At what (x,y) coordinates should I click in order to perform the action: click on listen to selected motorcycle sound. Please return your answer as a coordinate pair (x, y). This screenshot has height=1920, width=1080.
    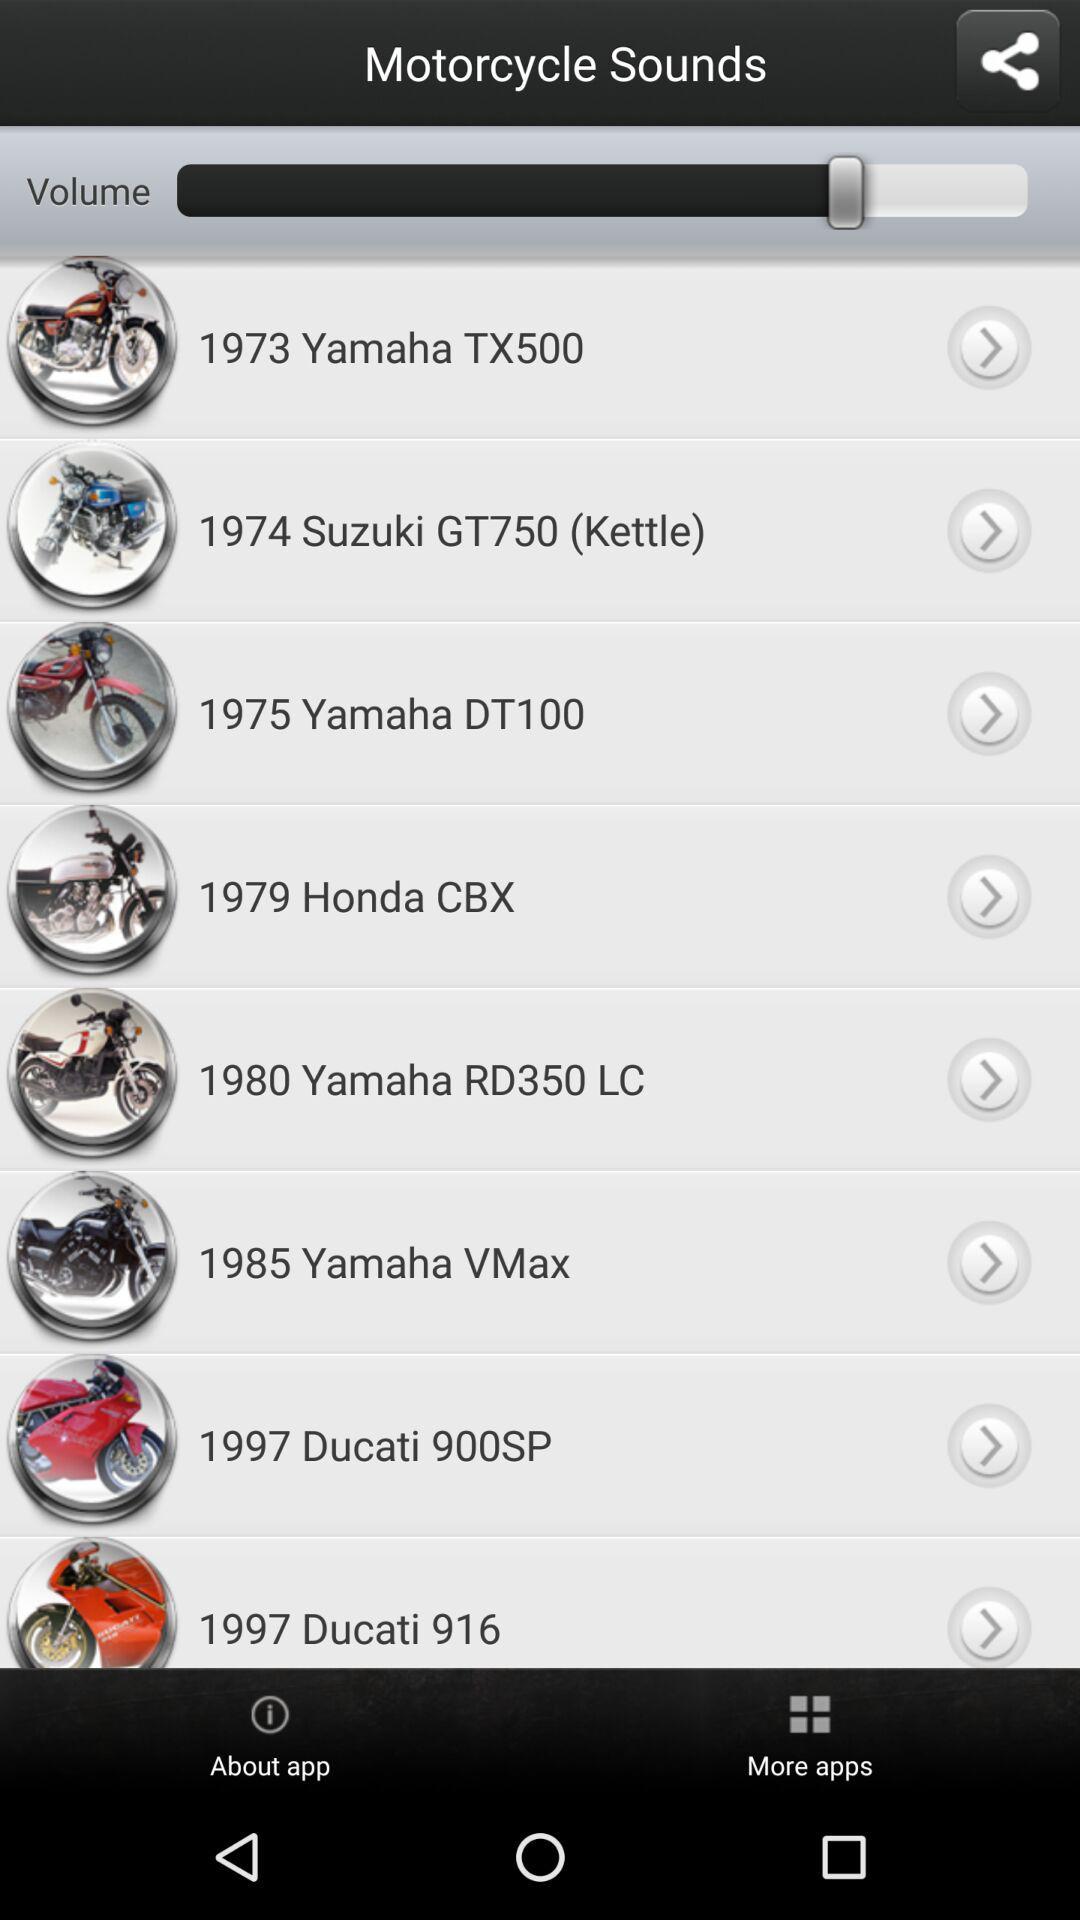
    Looking at the image, I should click on (987, 1077).